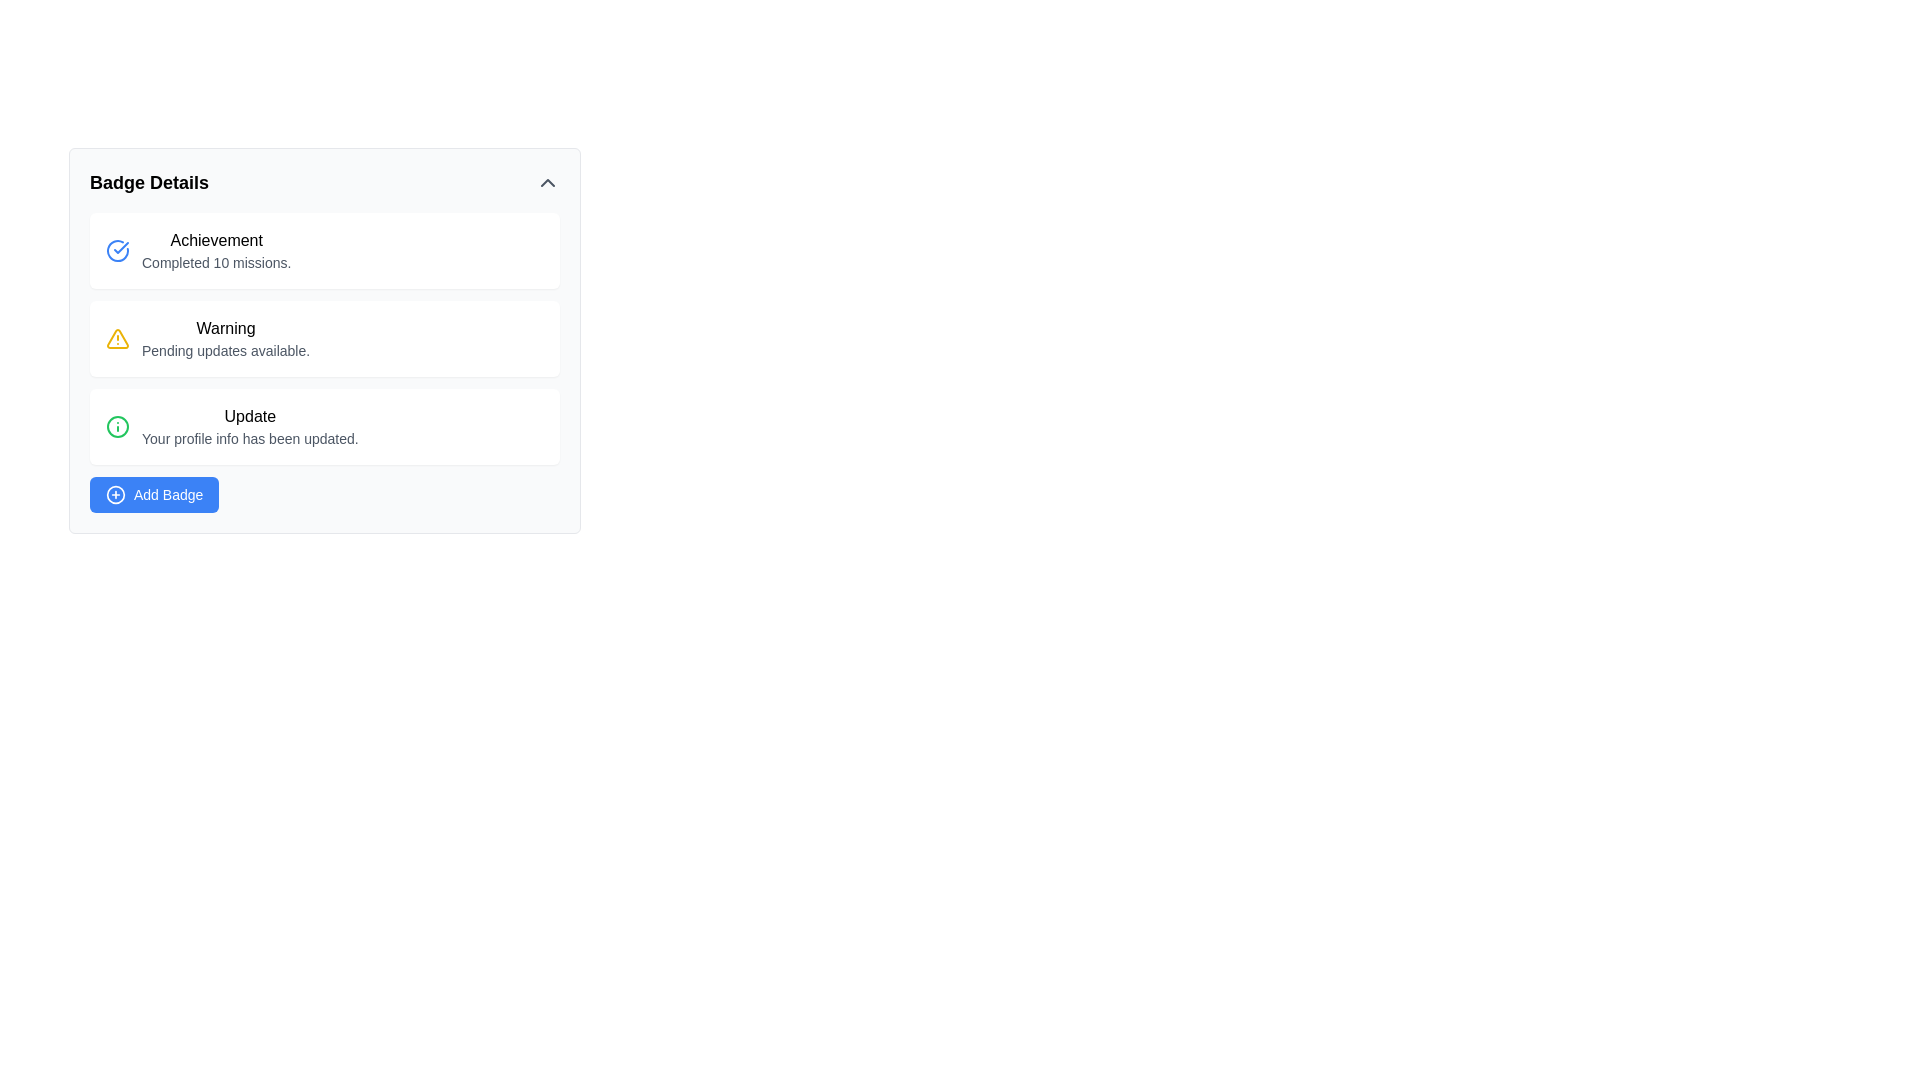  Describe the element at coordinates (216, 261) in the screenshot. I see `the text label that reads 'Completed 10 missions.' located underneath the 'Achievement' text in the 'Badge Details' panel` at that location.